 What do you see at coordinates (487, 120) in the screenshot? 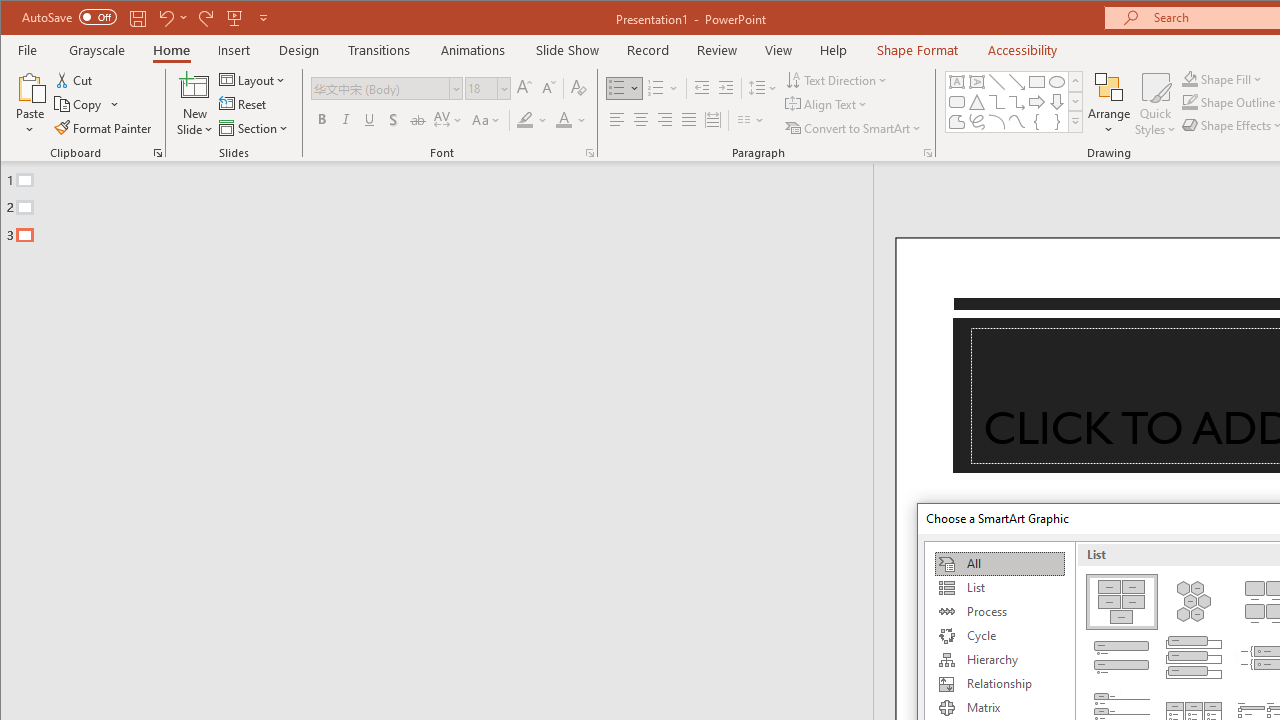
I see `'Change Case'` at bounding box center [487, 120].